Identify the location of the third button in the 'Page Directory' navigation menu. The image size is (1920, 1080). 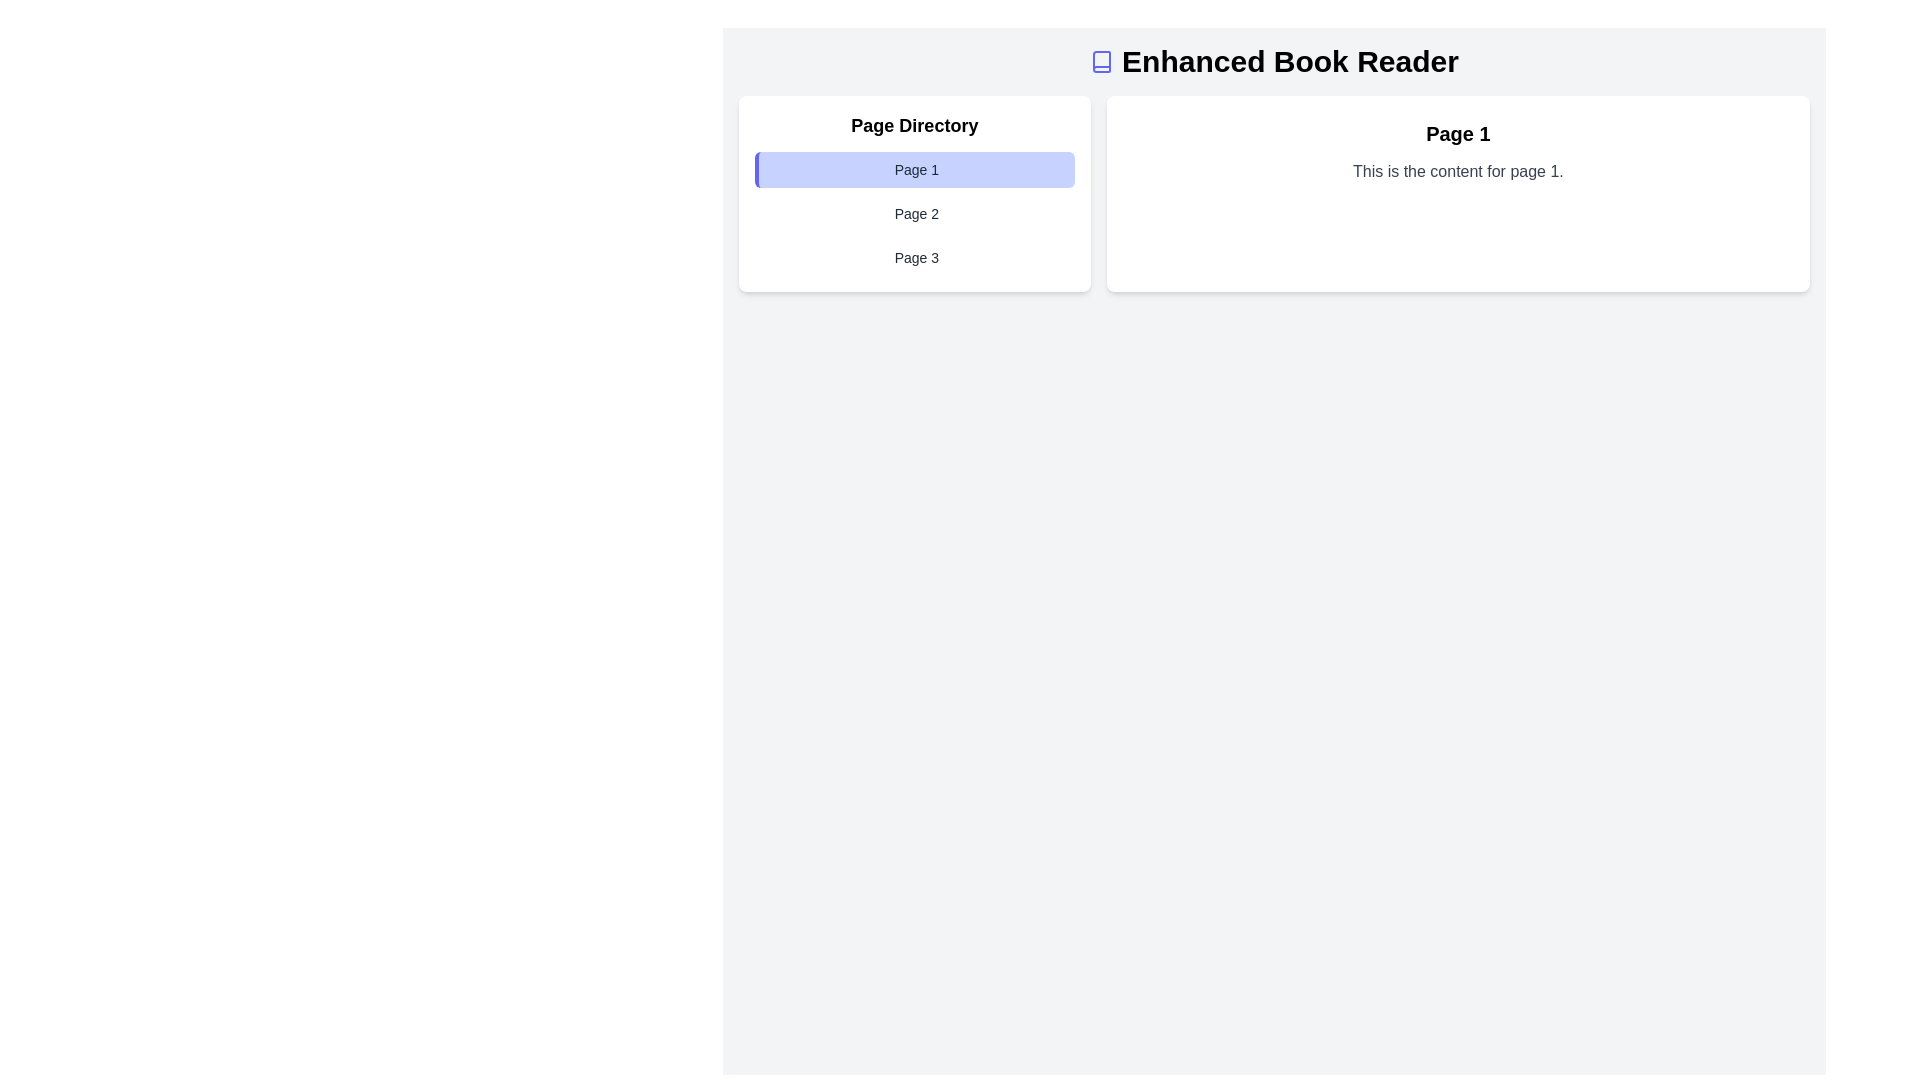
(913, 257).